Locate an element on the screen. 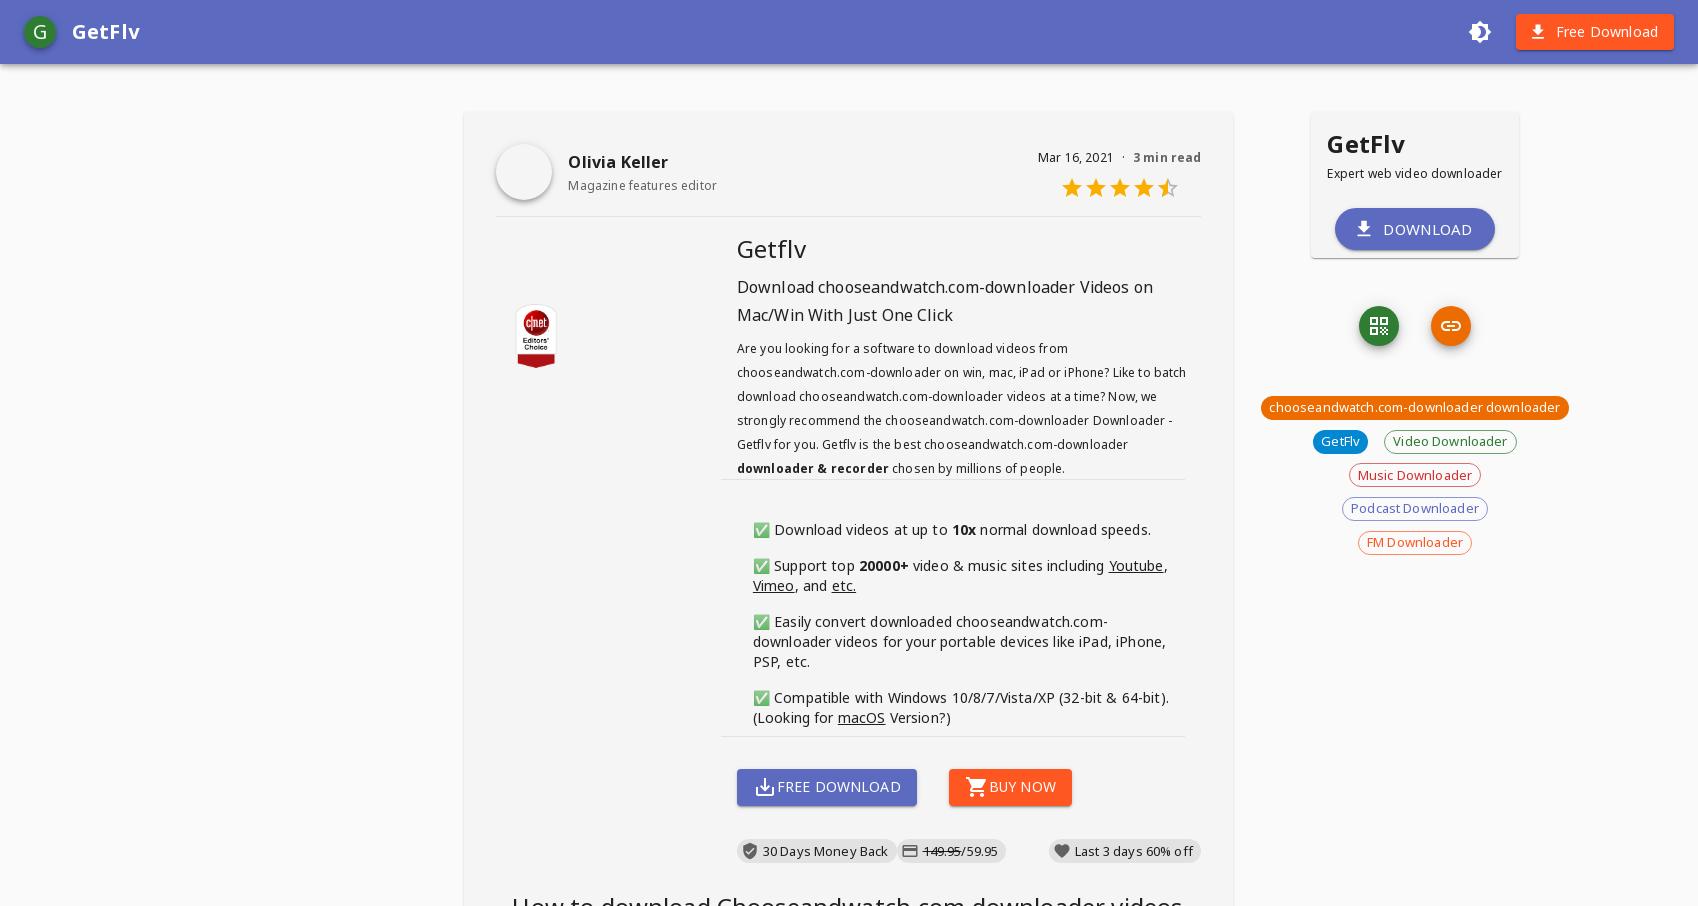 Image resolution: width=1698 pixels, height=906 pixels. '✅ Support top' is located at coordinates (752, 564).